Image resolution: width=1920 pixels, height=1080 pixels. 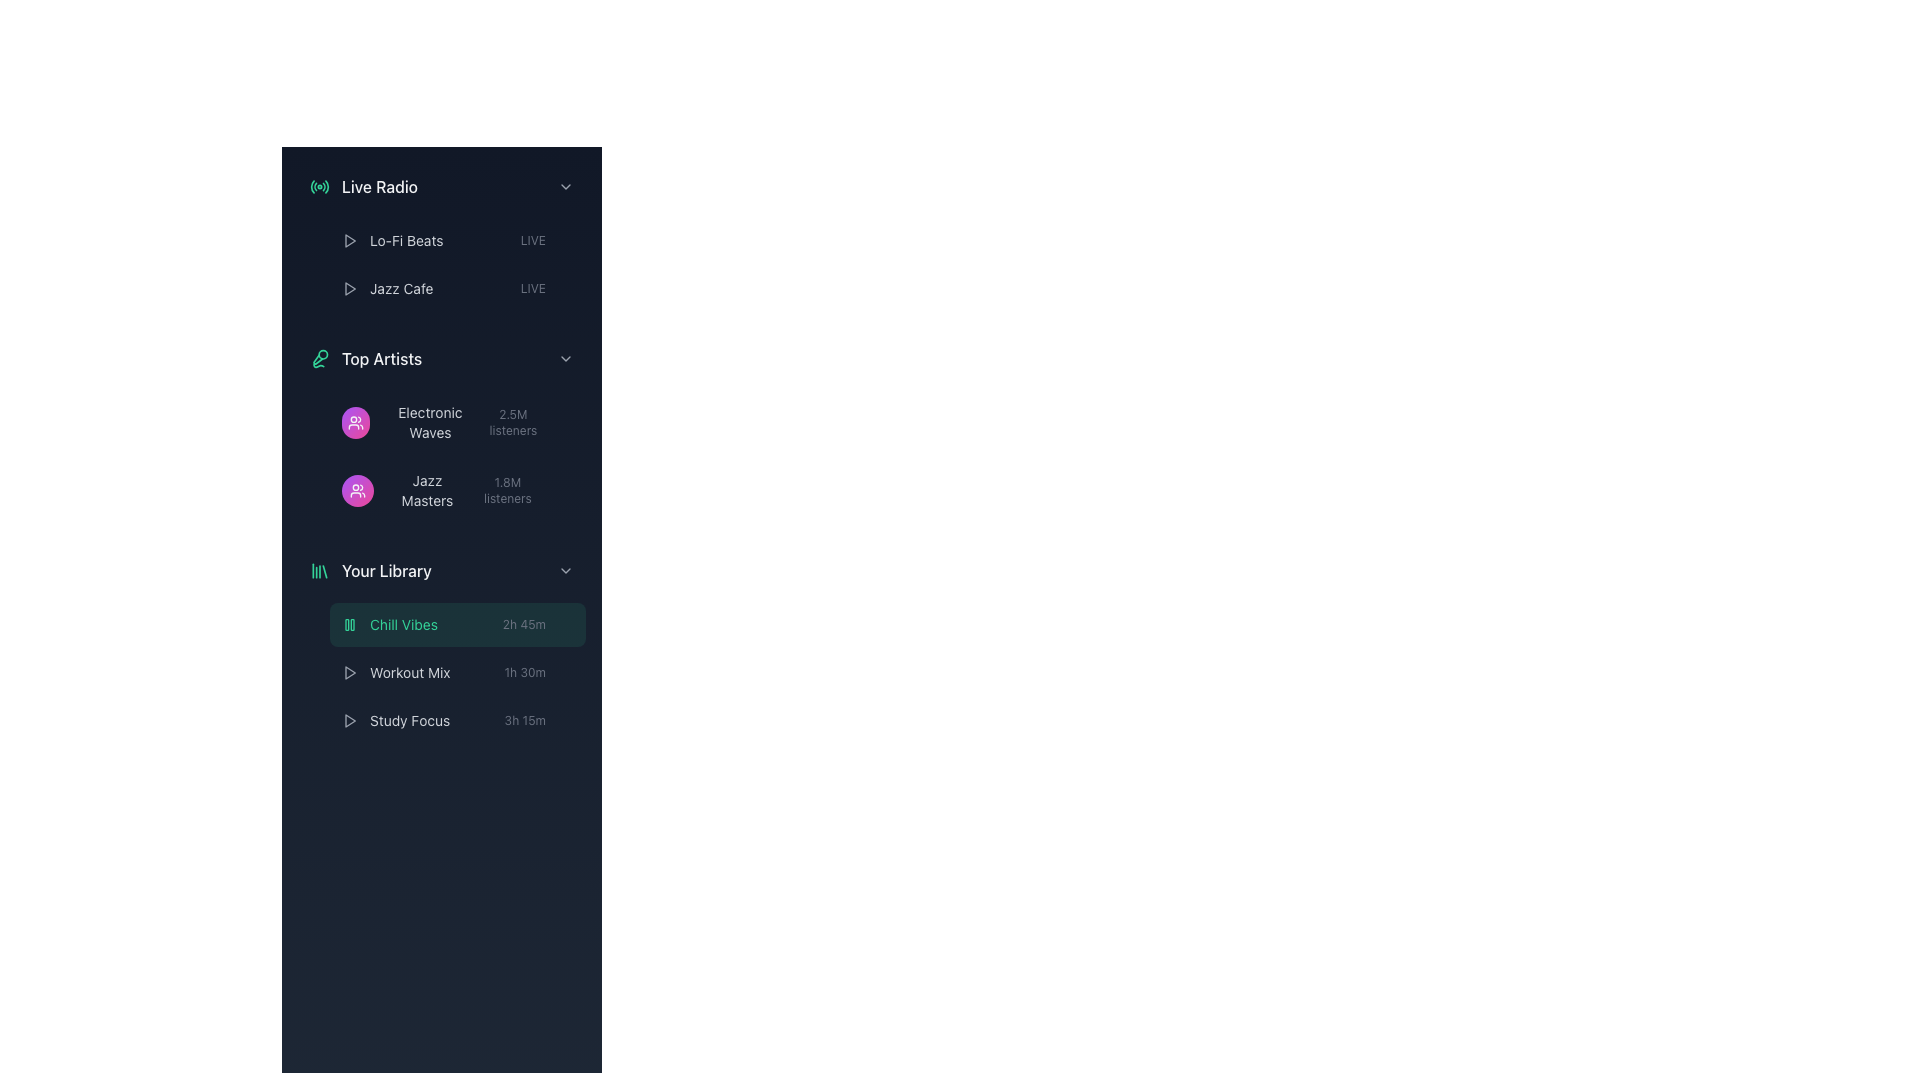 I want to click on the text label displaying the time duration located on the right-hand side of the 'Chill Vibes' entry in the 'Your Library' section, so click(x=538, y=623).